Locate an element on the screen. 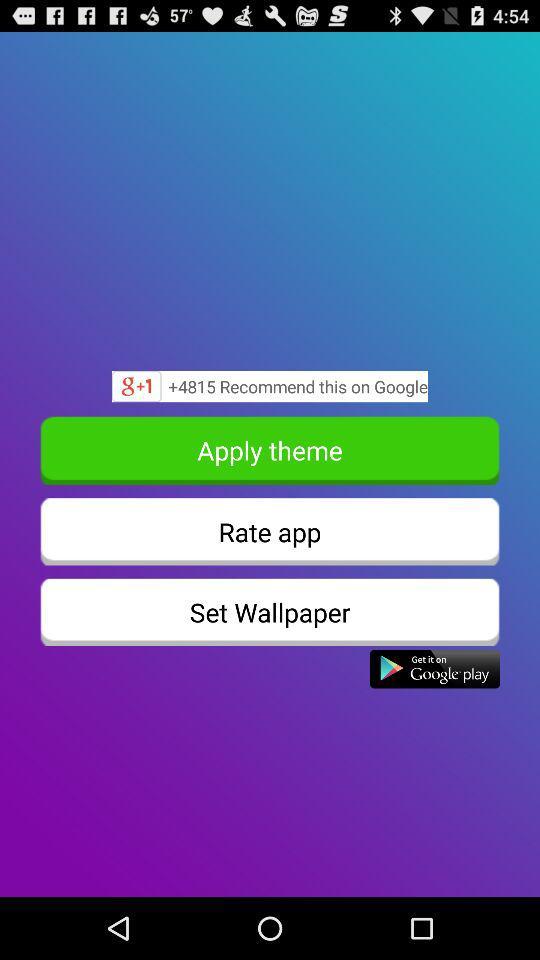  apply theme icon is located at coordinates (270, 450).